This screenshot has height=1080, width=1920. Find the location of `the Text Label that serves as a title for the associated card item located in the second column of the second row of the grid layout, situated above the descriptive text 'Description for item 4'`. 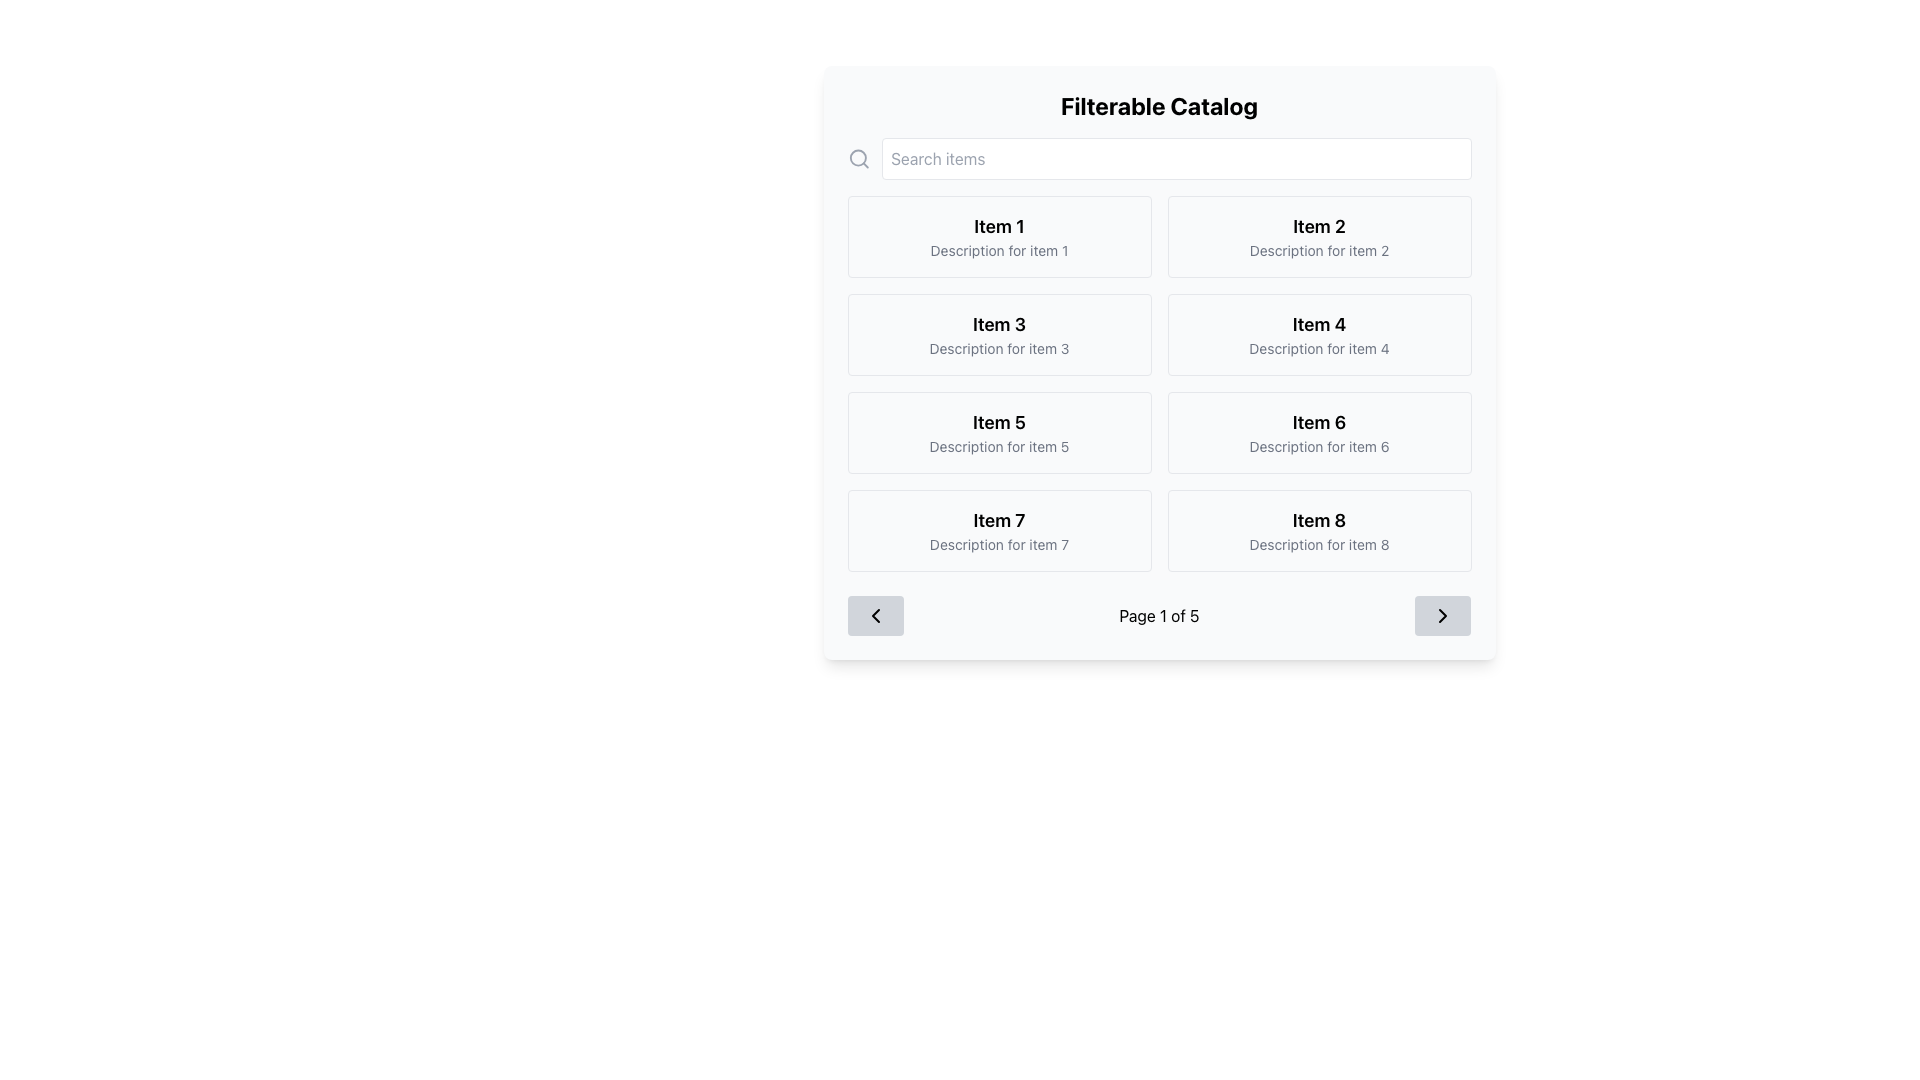

the Text Label that serves as a title for the associated card item located in the second column of the second row of the grid layout, situated above the descriptive text 'Description for item 4' is located at coordinates (1319, 323).